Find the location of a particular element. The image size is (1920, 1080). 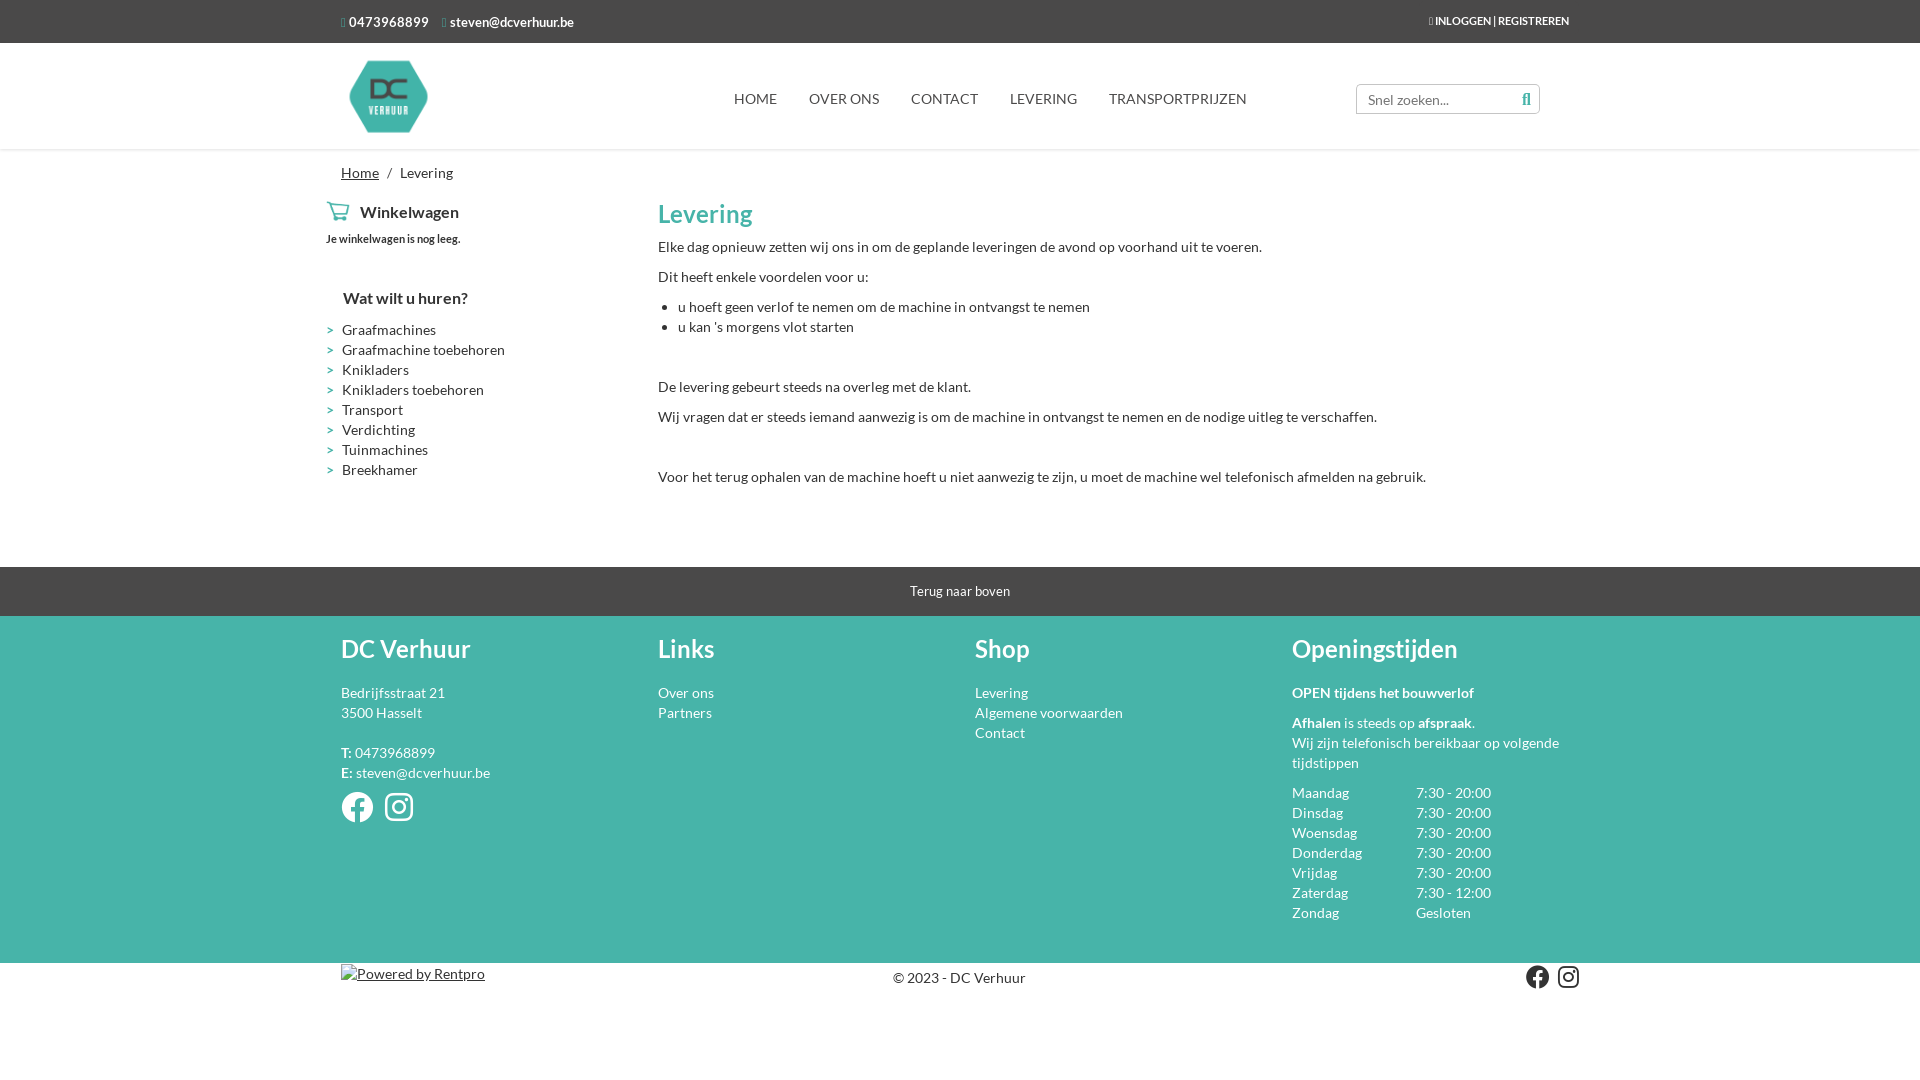

'Tuinmachines' is located at coordinates (341, 448).